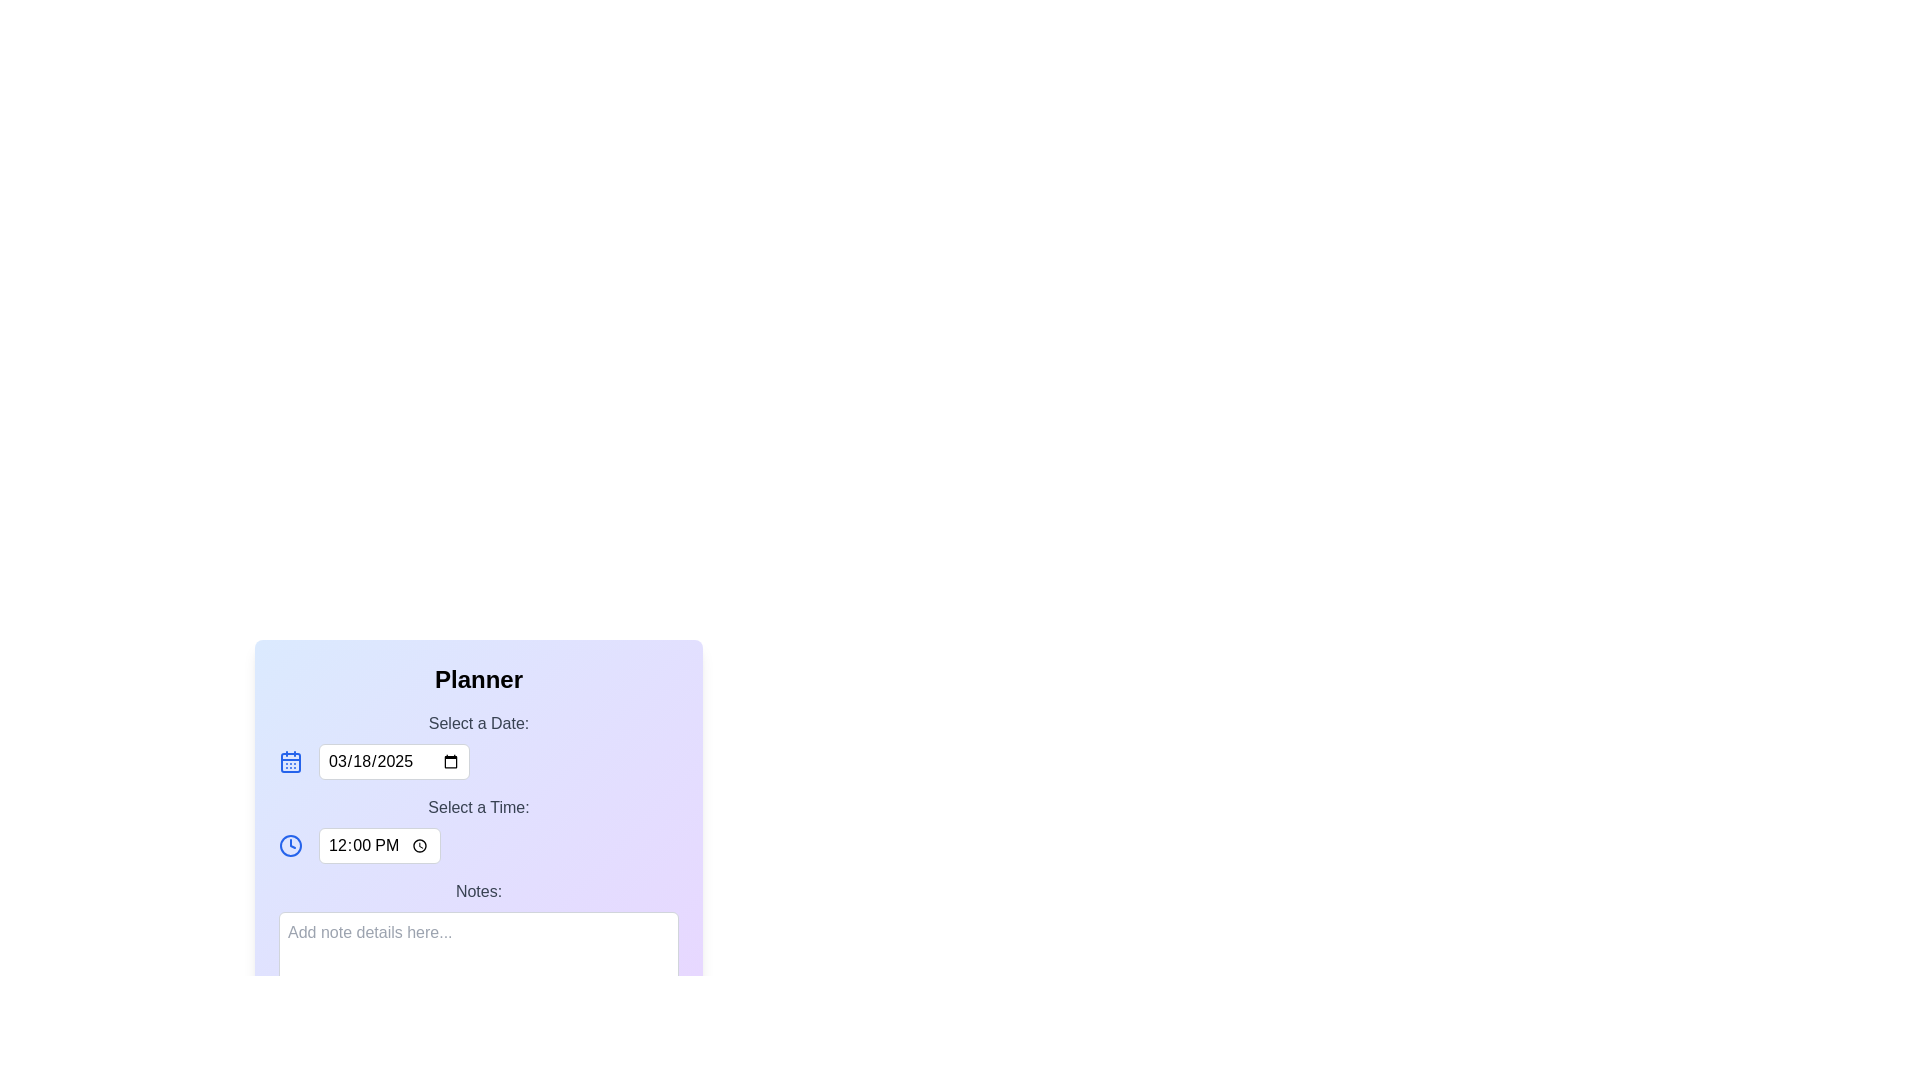 Image resolution: width=1920 pixels, height=1080 pixels. I want to click on the graphical decorative element that represents one of the day cells within the calendar icon, located at the top left of the window's planner interface, next to the date input field labeled '03/18/2025', so click(290, 763).